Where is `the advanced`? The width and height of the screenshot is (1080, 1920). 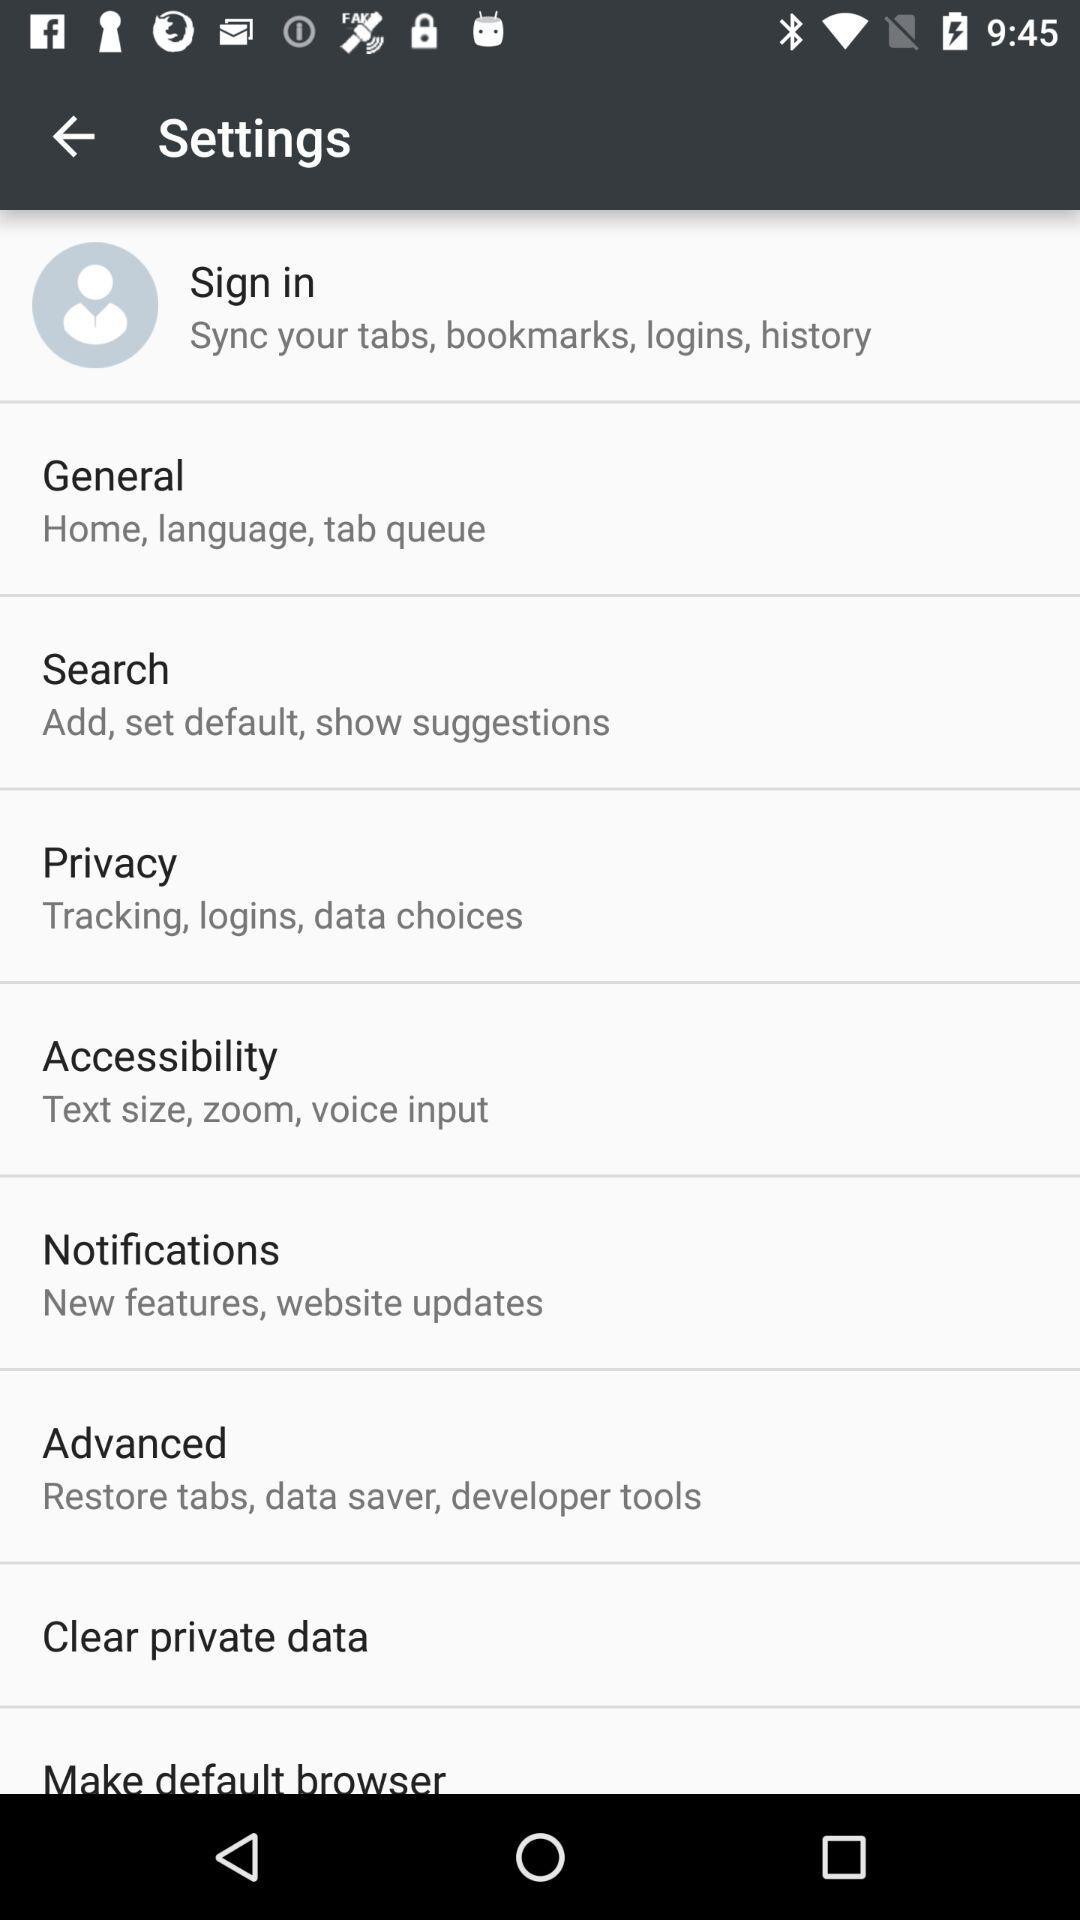
the advanced is located at coordinates (135, 1441).